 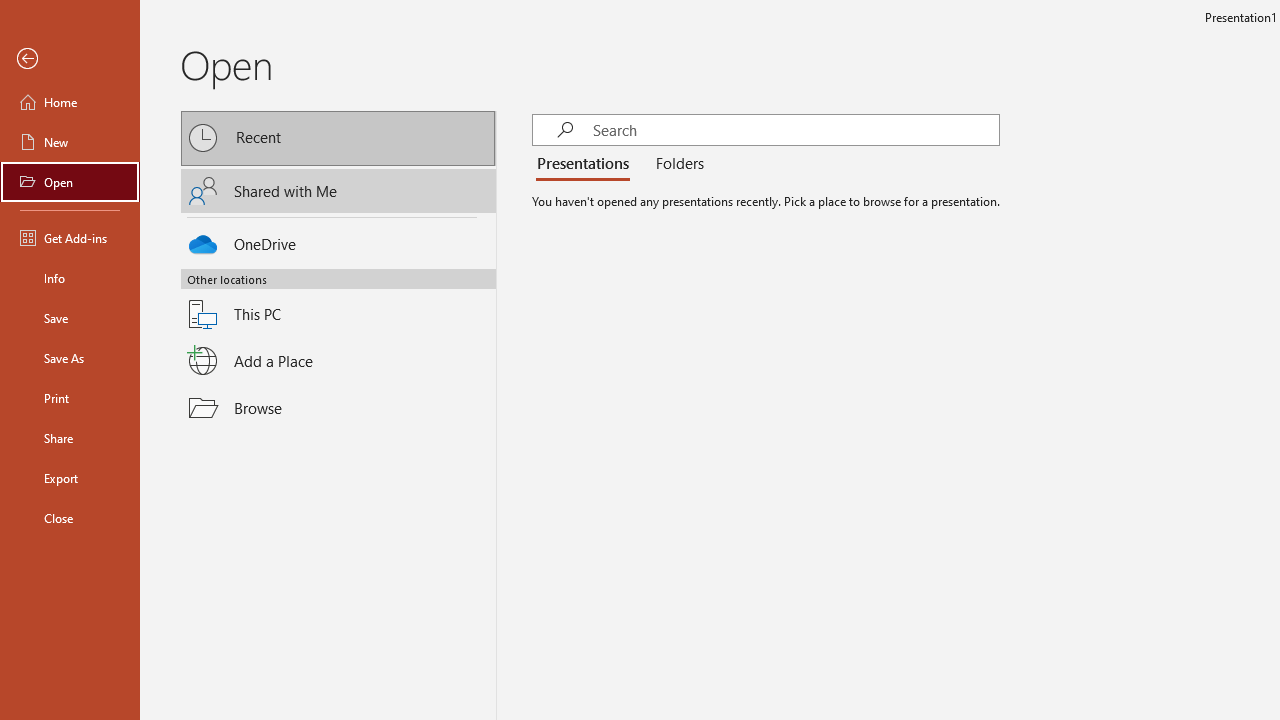 I want to click on 'Print', so click(x=69, y=398).